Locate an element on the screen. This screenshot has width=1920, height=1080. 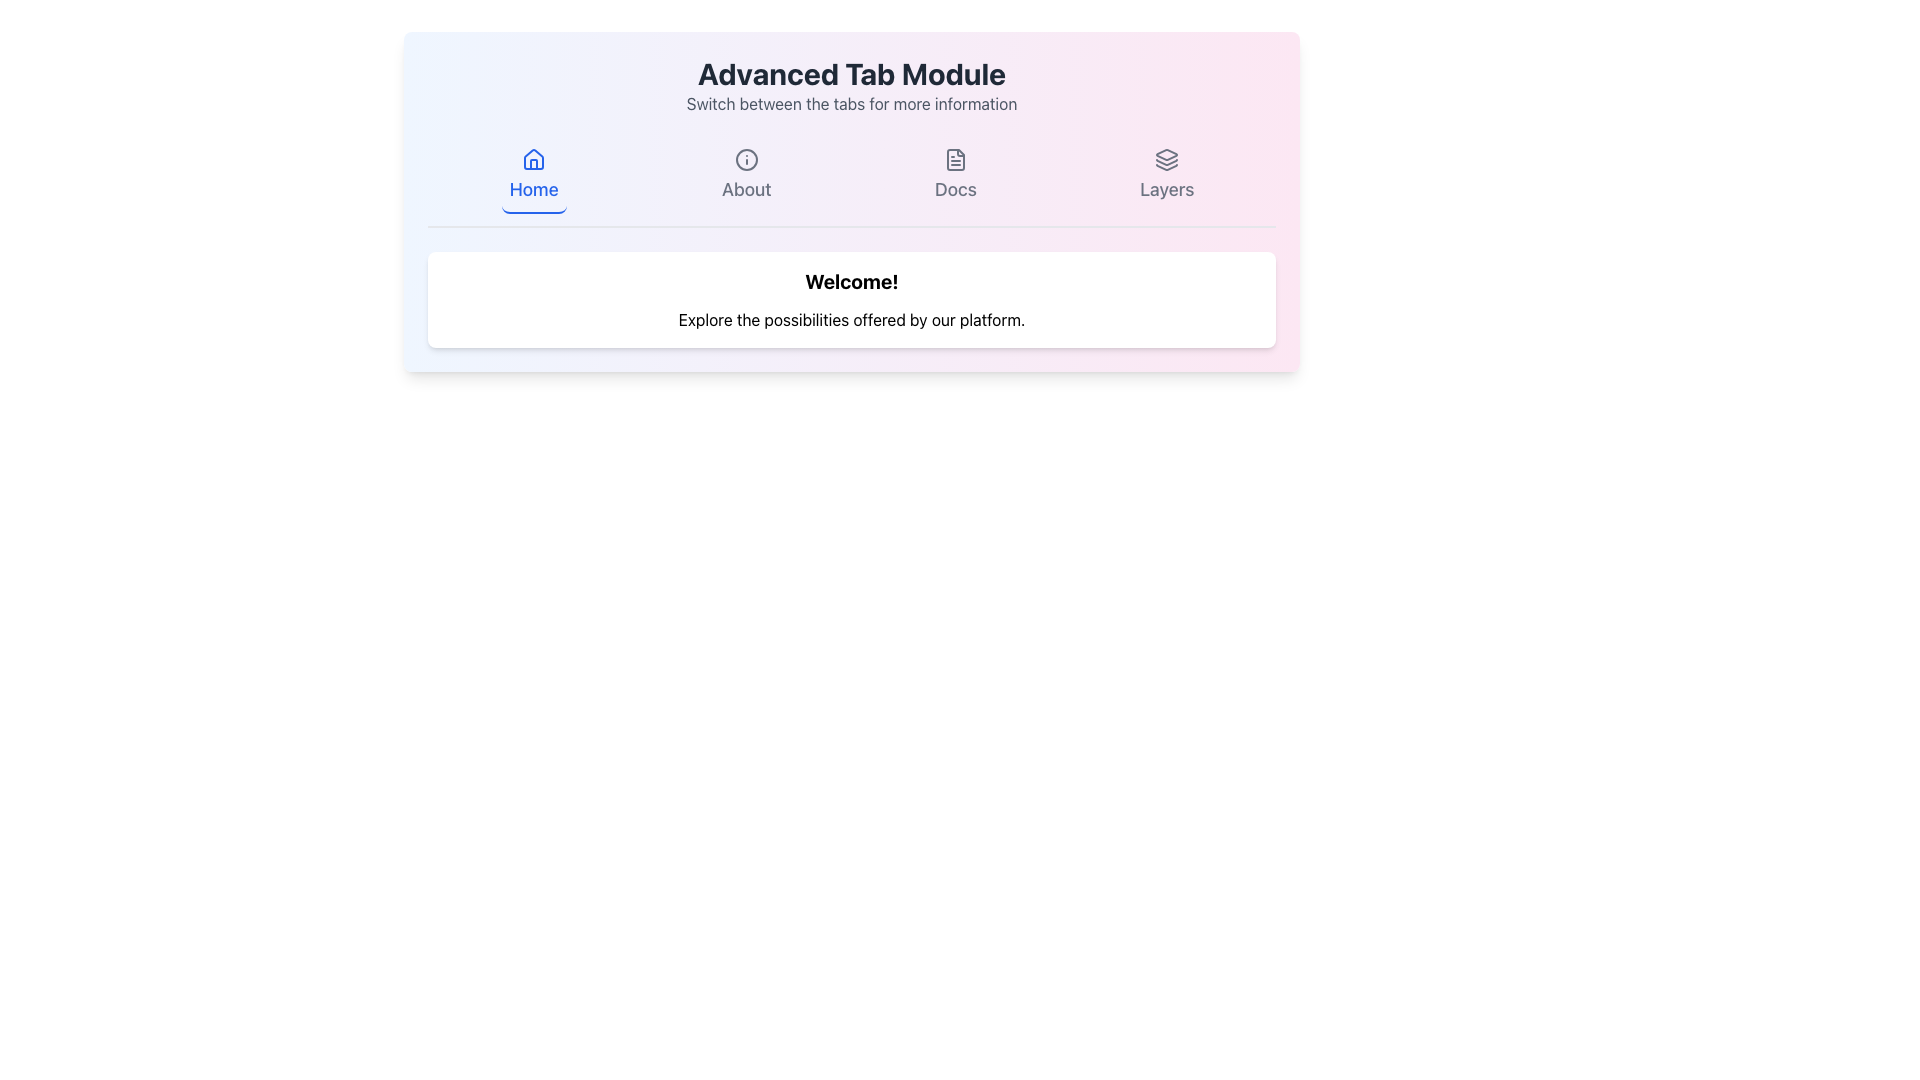
the file icon located under the 'Docs' label in the navigation bar is located at coordinates (954, 158).